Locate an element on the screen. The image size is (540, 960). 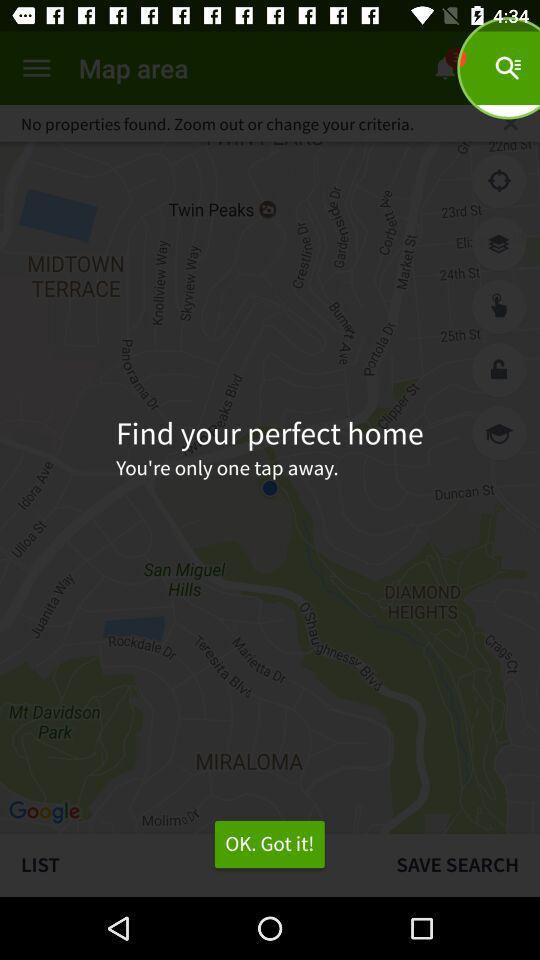
the icon to the right of no properties found is located at coordinates (510, 122).